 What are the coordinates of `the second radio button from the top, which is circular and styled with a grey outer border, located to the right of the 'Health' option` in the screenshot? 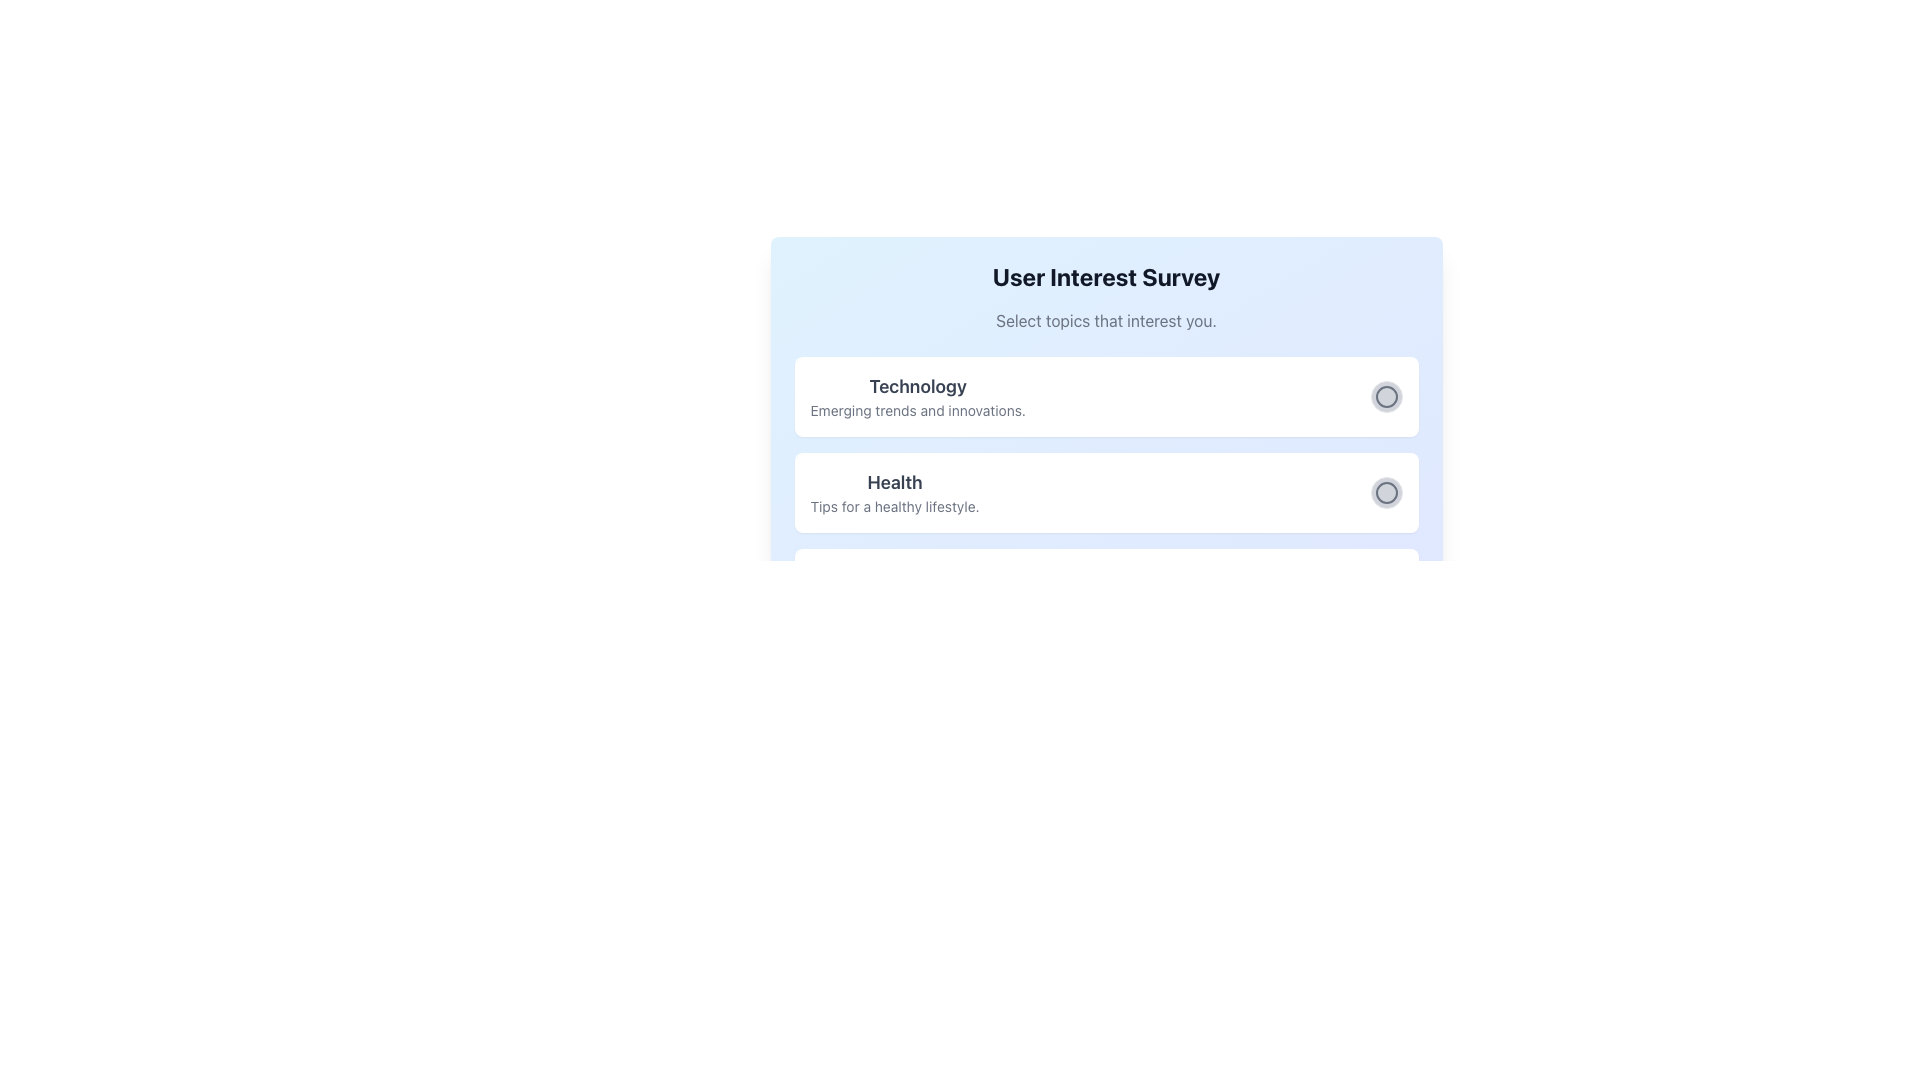 It's located at (1385, 493).